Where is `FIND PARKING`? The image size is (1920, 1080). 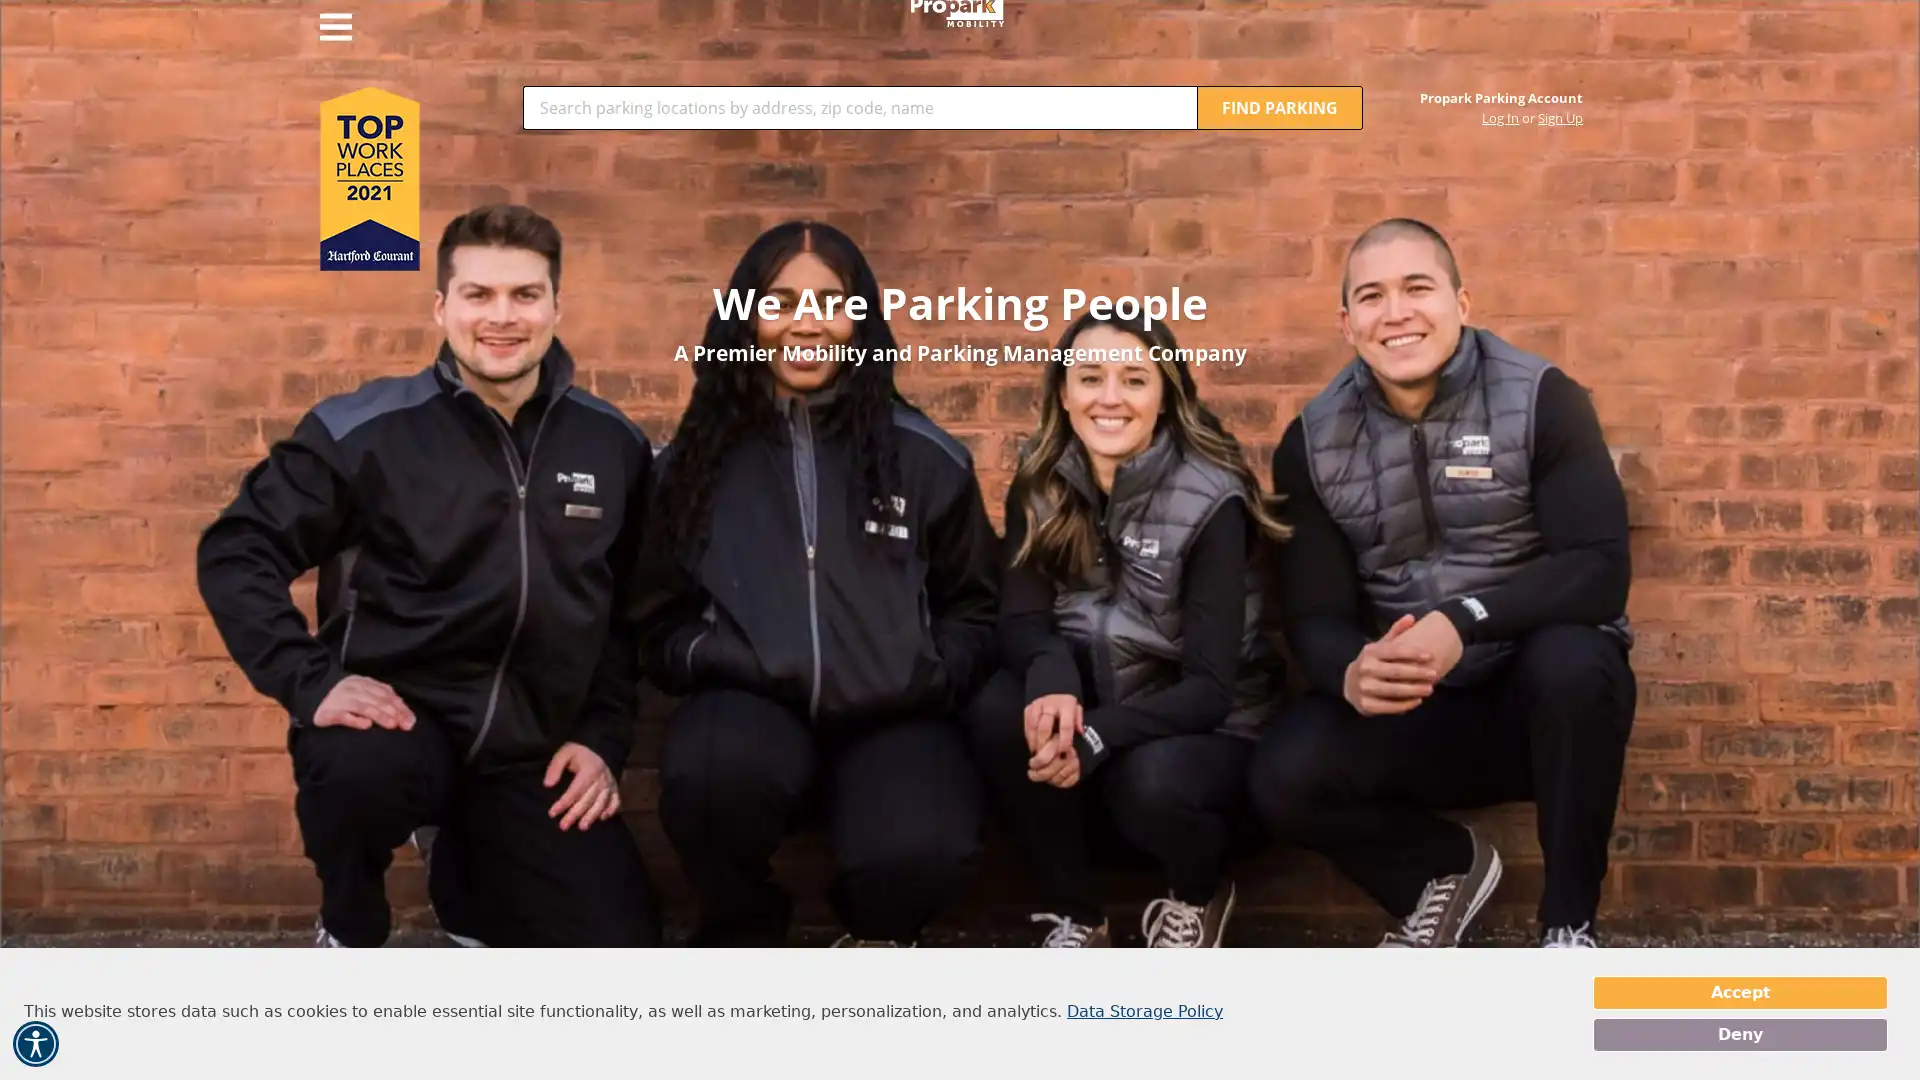
FIND PARKING is located at coordinates (1280, 108).